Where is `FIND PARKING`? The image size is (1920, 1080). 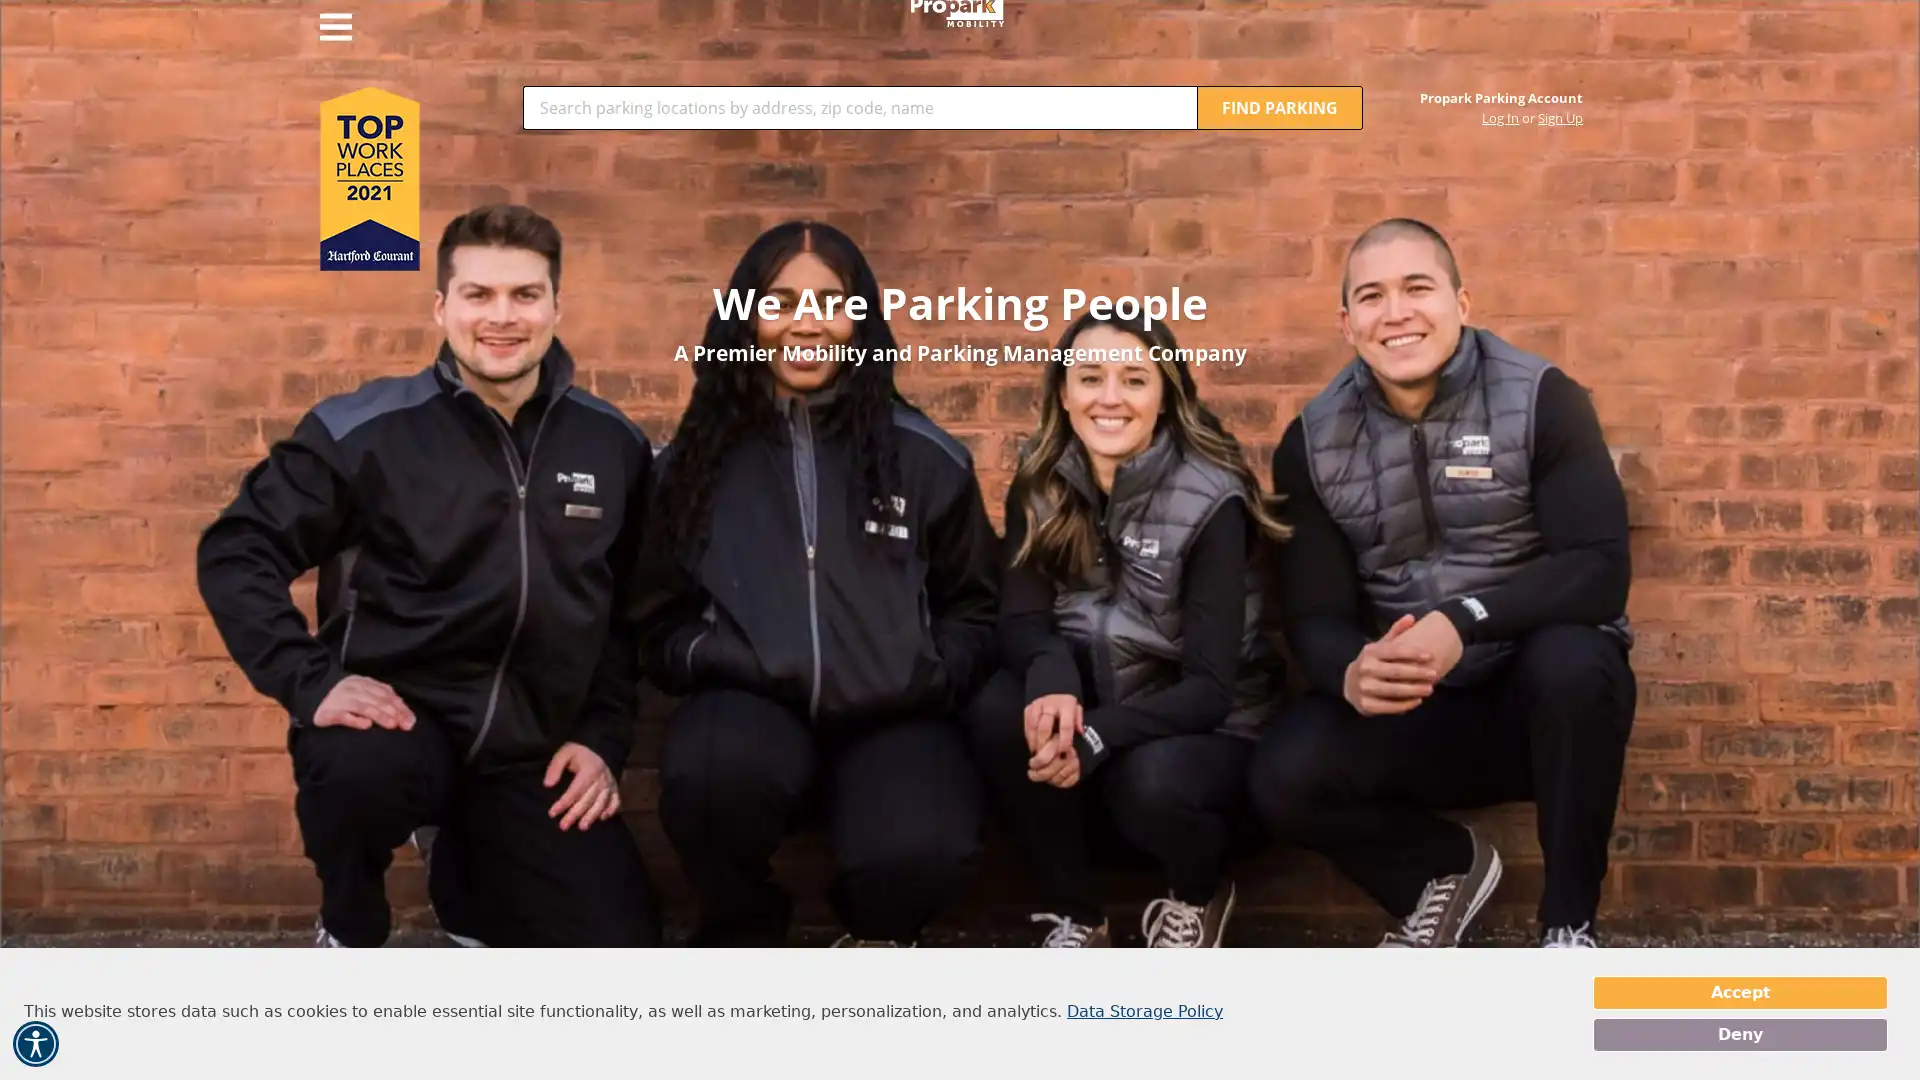
FIND PARKING is located at coordinates (1280, 108).